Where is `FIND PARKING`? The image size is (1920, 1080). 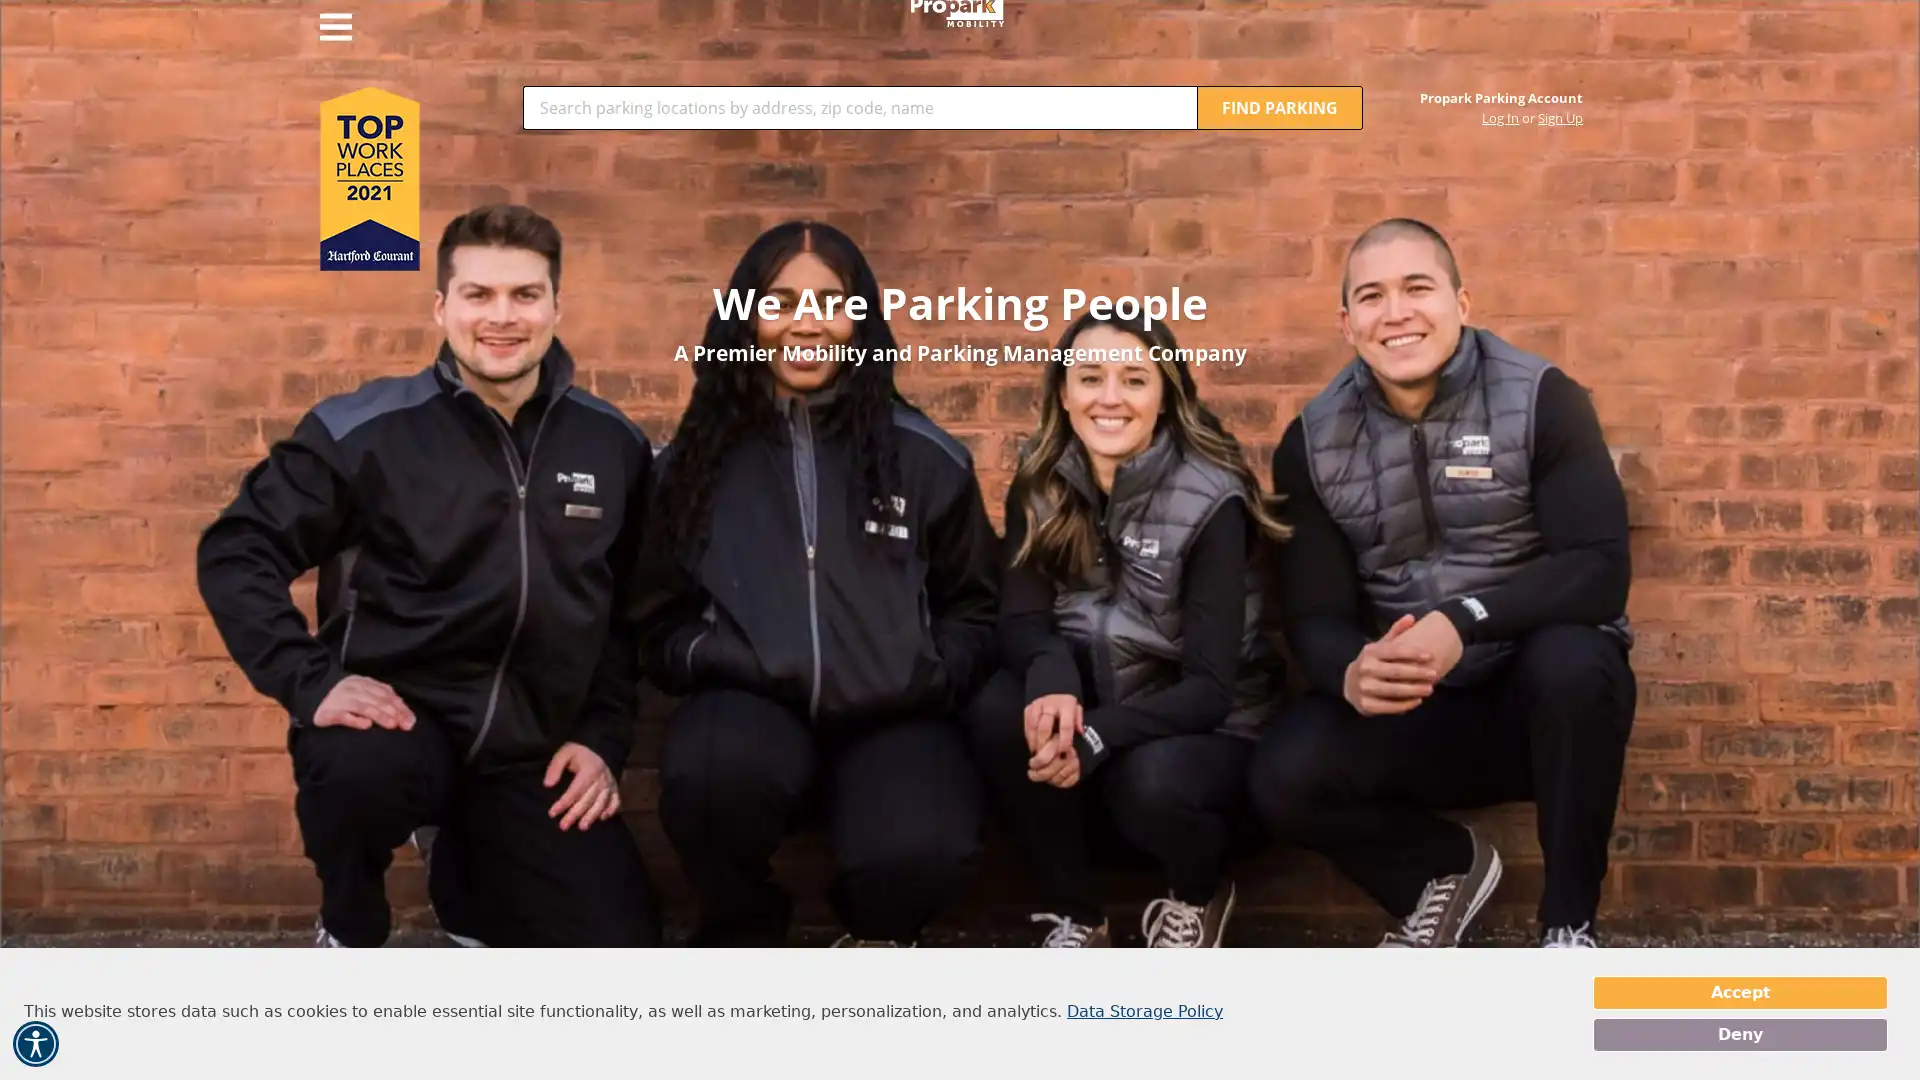
FIND PARKING is located at coordinates (1280, 108).